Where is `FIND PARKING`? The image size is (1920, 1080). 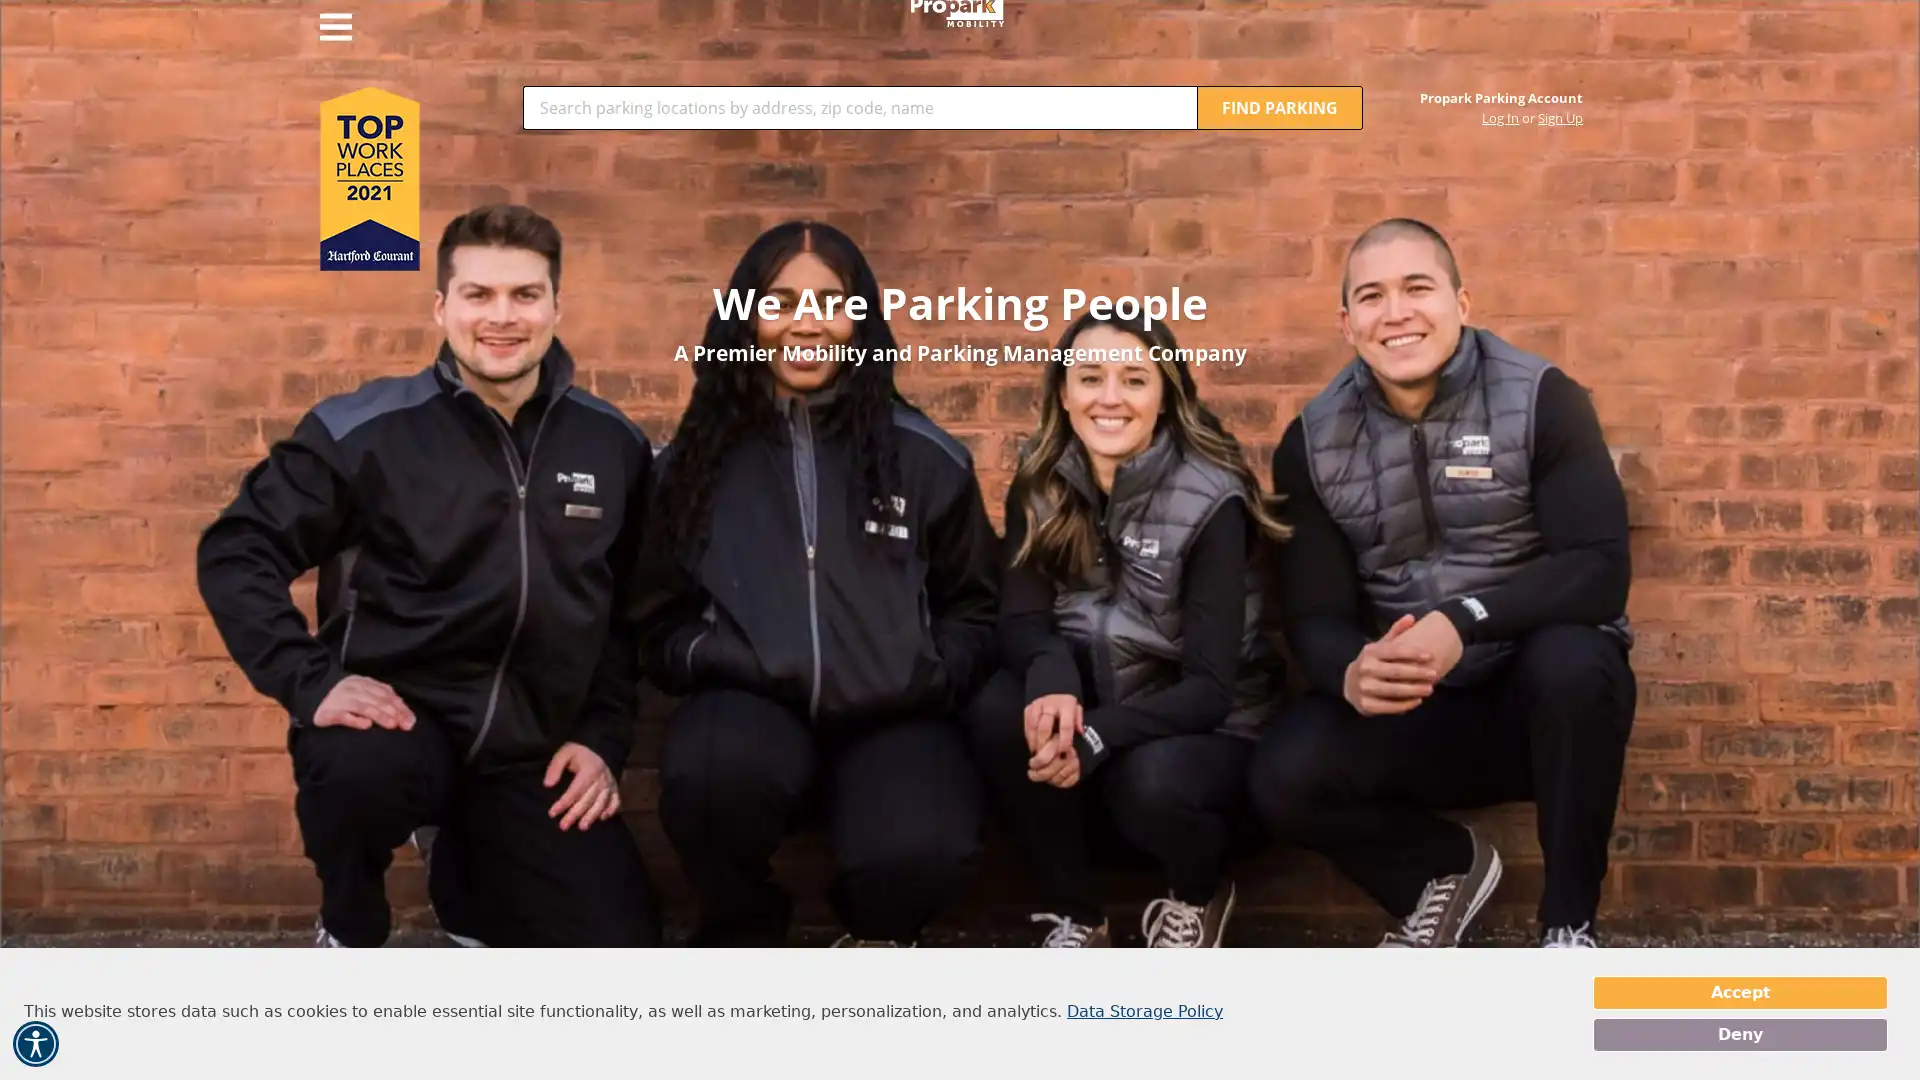
FIND PARKING is located at coordinates (1280, 108).